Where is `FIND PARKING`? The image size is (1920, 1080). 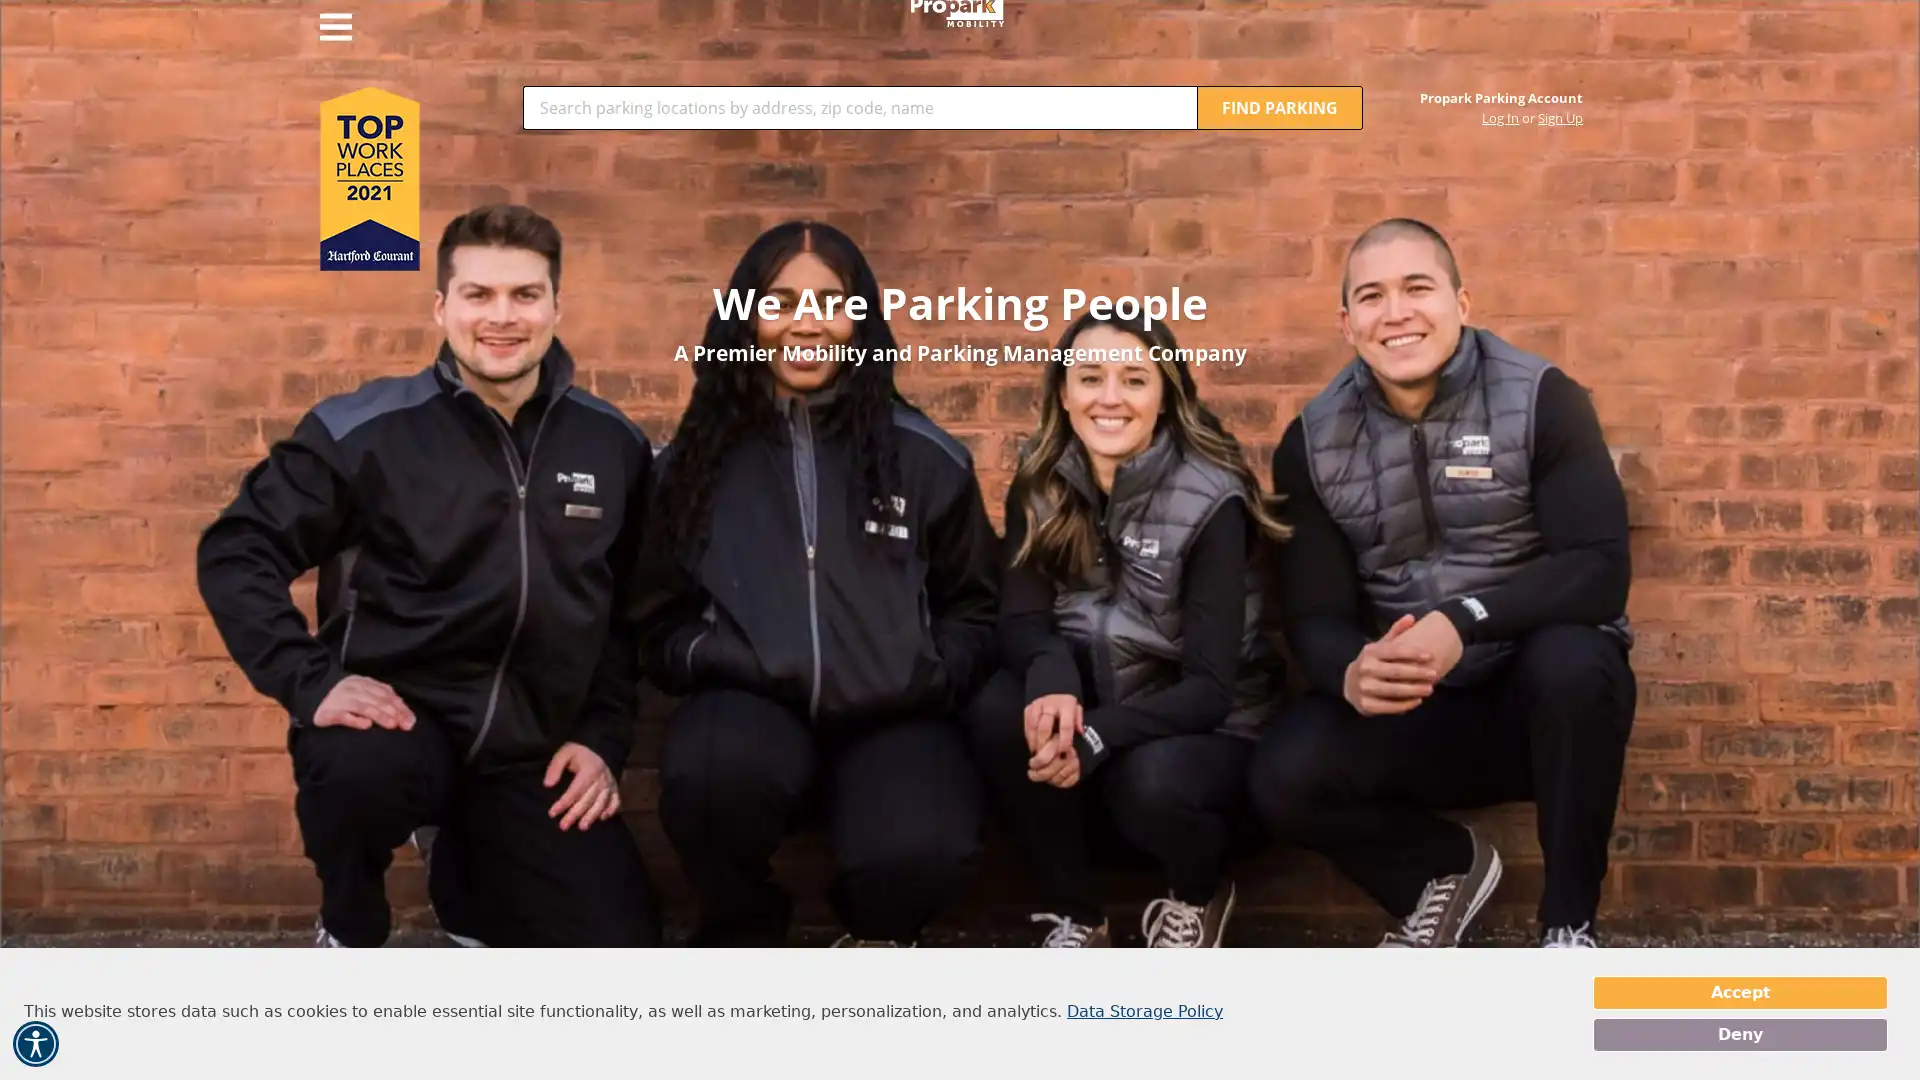
FIND PARKING is located at coordinates (1280, 108).